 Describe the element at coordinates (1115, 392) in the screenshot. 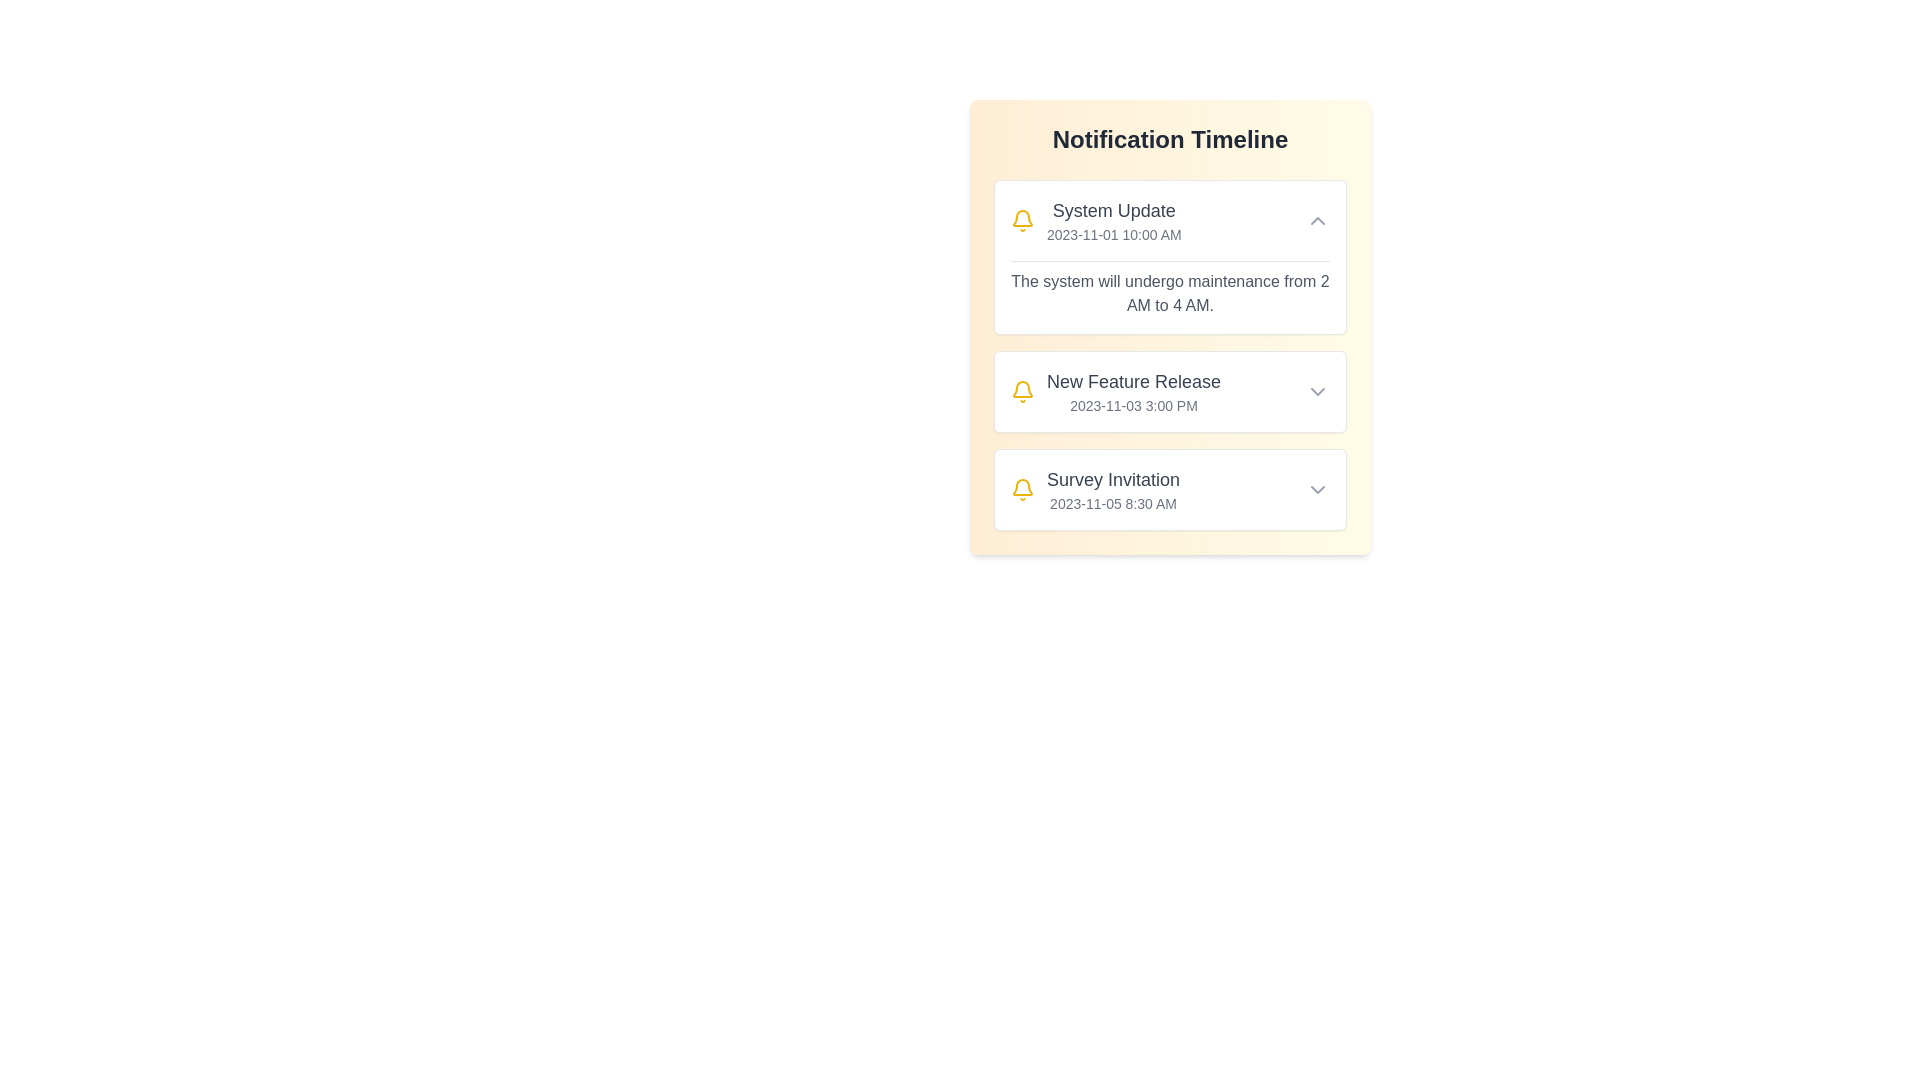

I see `information conveyed by the second notification item in the 'Notification Timeline' section, which displays details about a new feature release` at that location.